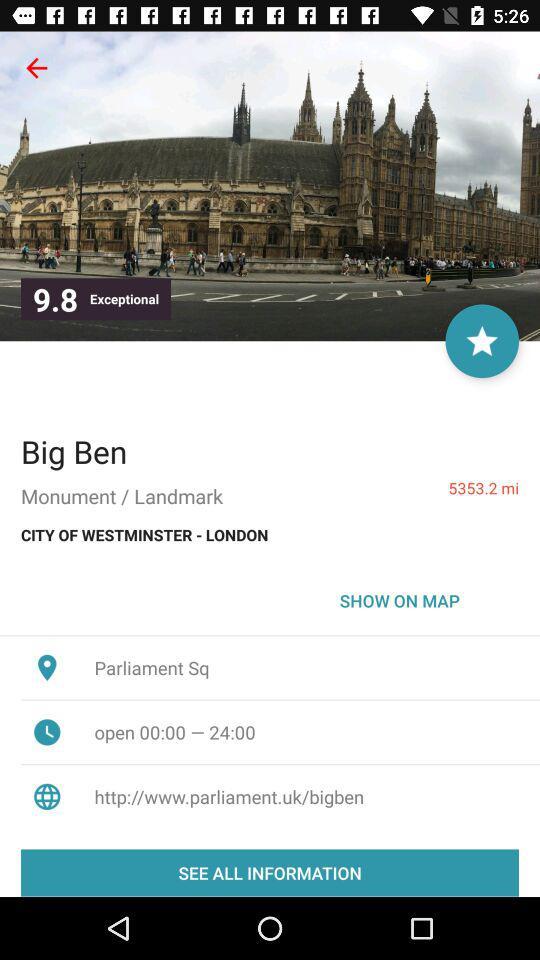  I want to click on as favorite, so click(481, 341).